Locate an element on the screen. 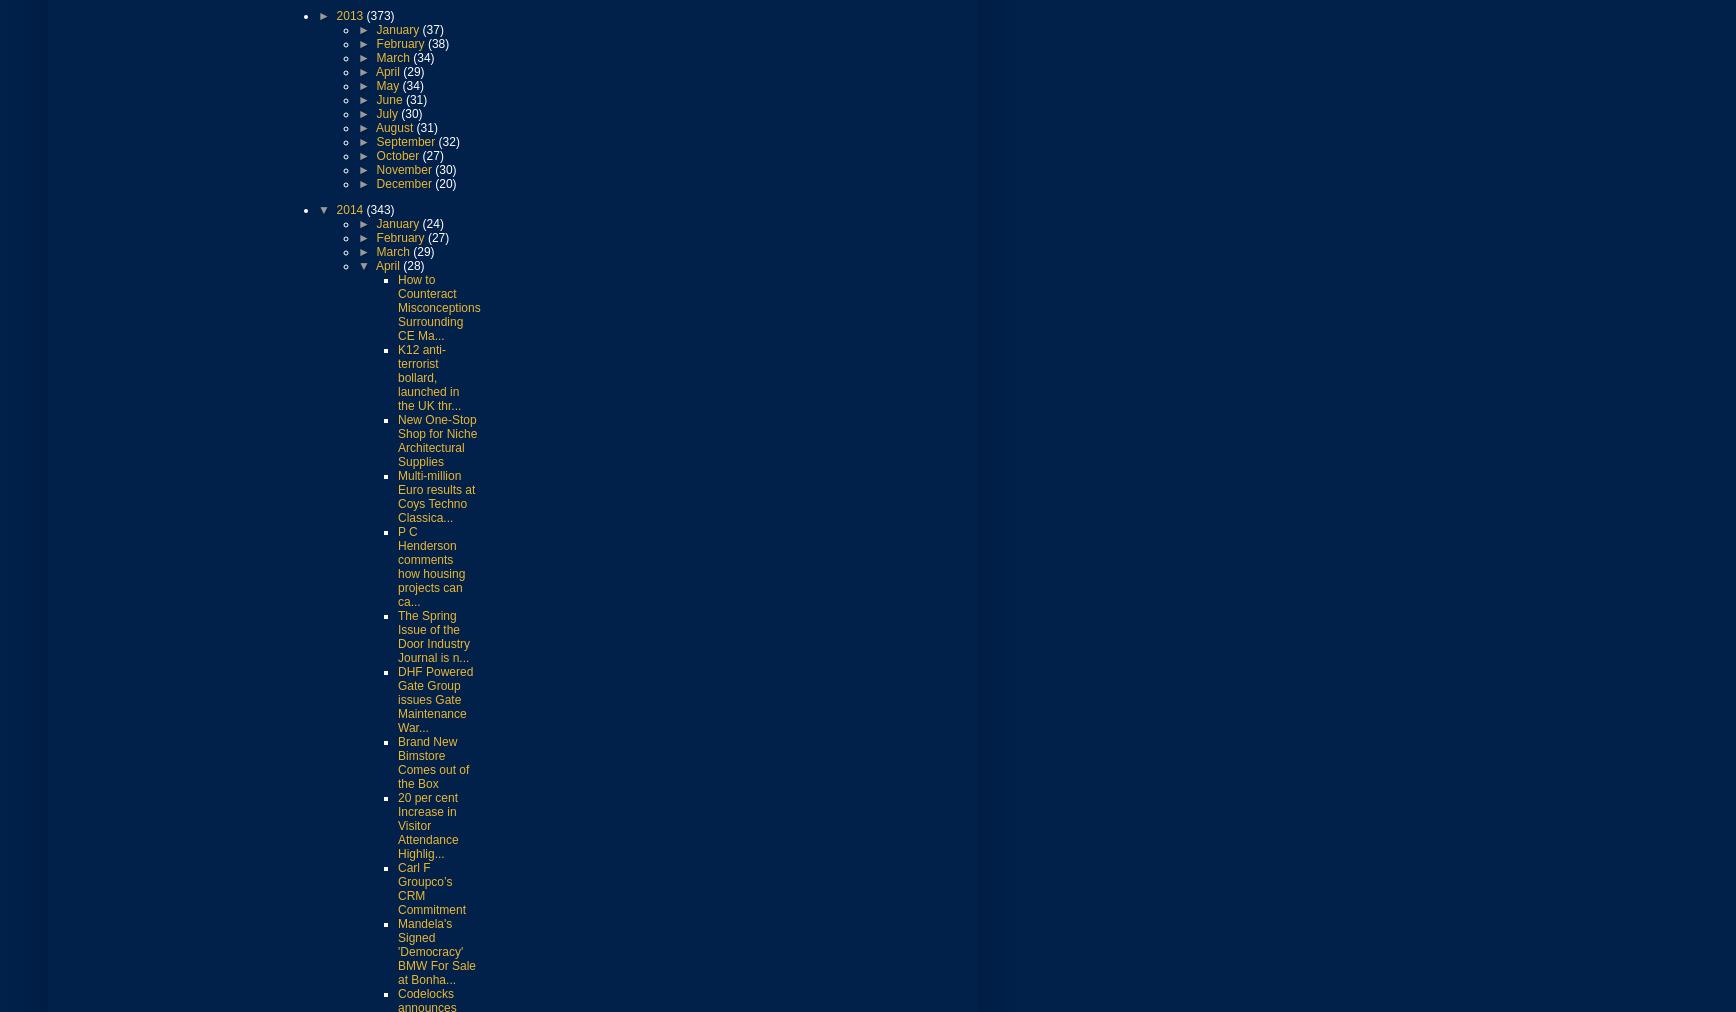 Image resolution: width=1736 pixels, height=1012 pixels. 'Brand New Bimstore Comes out of the Box' is located at coordinates (433, 761).